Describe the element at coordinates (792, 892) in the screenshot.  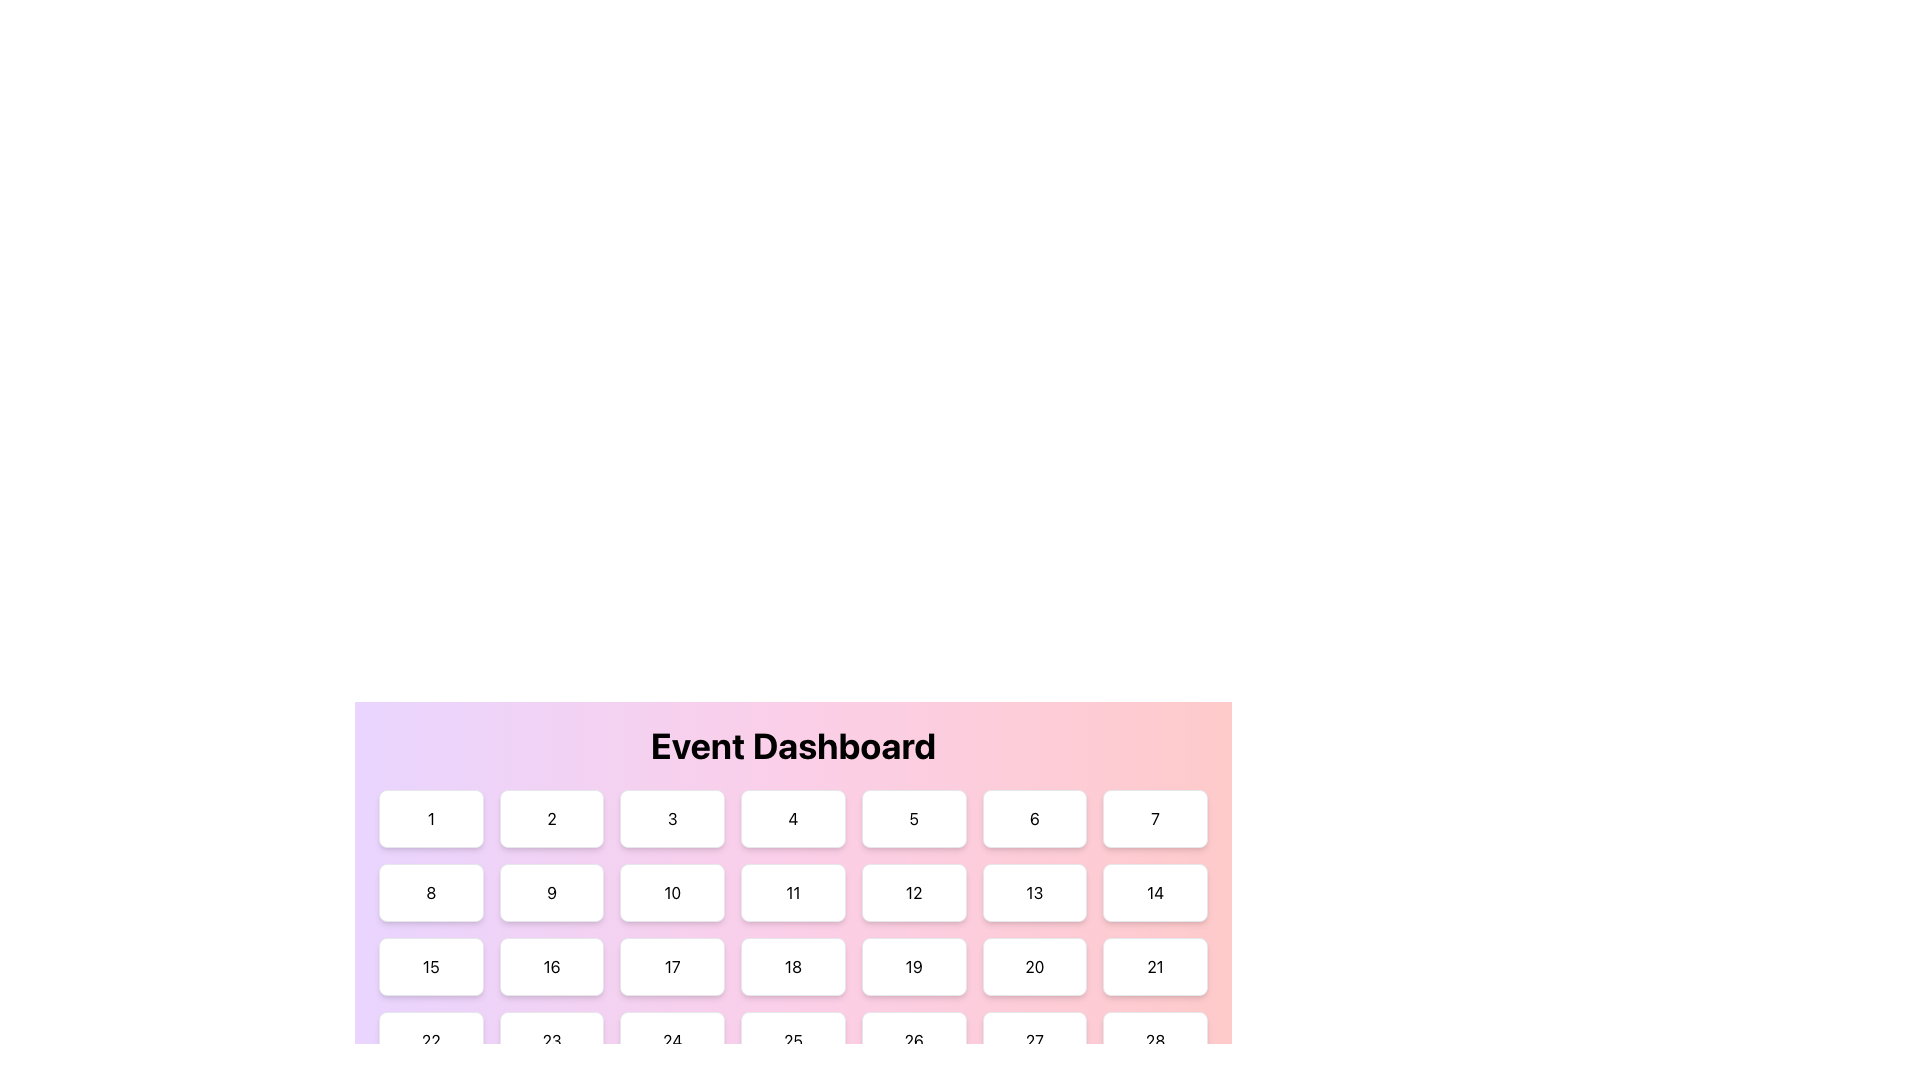
I see `the button labeled '11' in the second row and fourth column of the grid under the 'Event Dashboard'` at that location.